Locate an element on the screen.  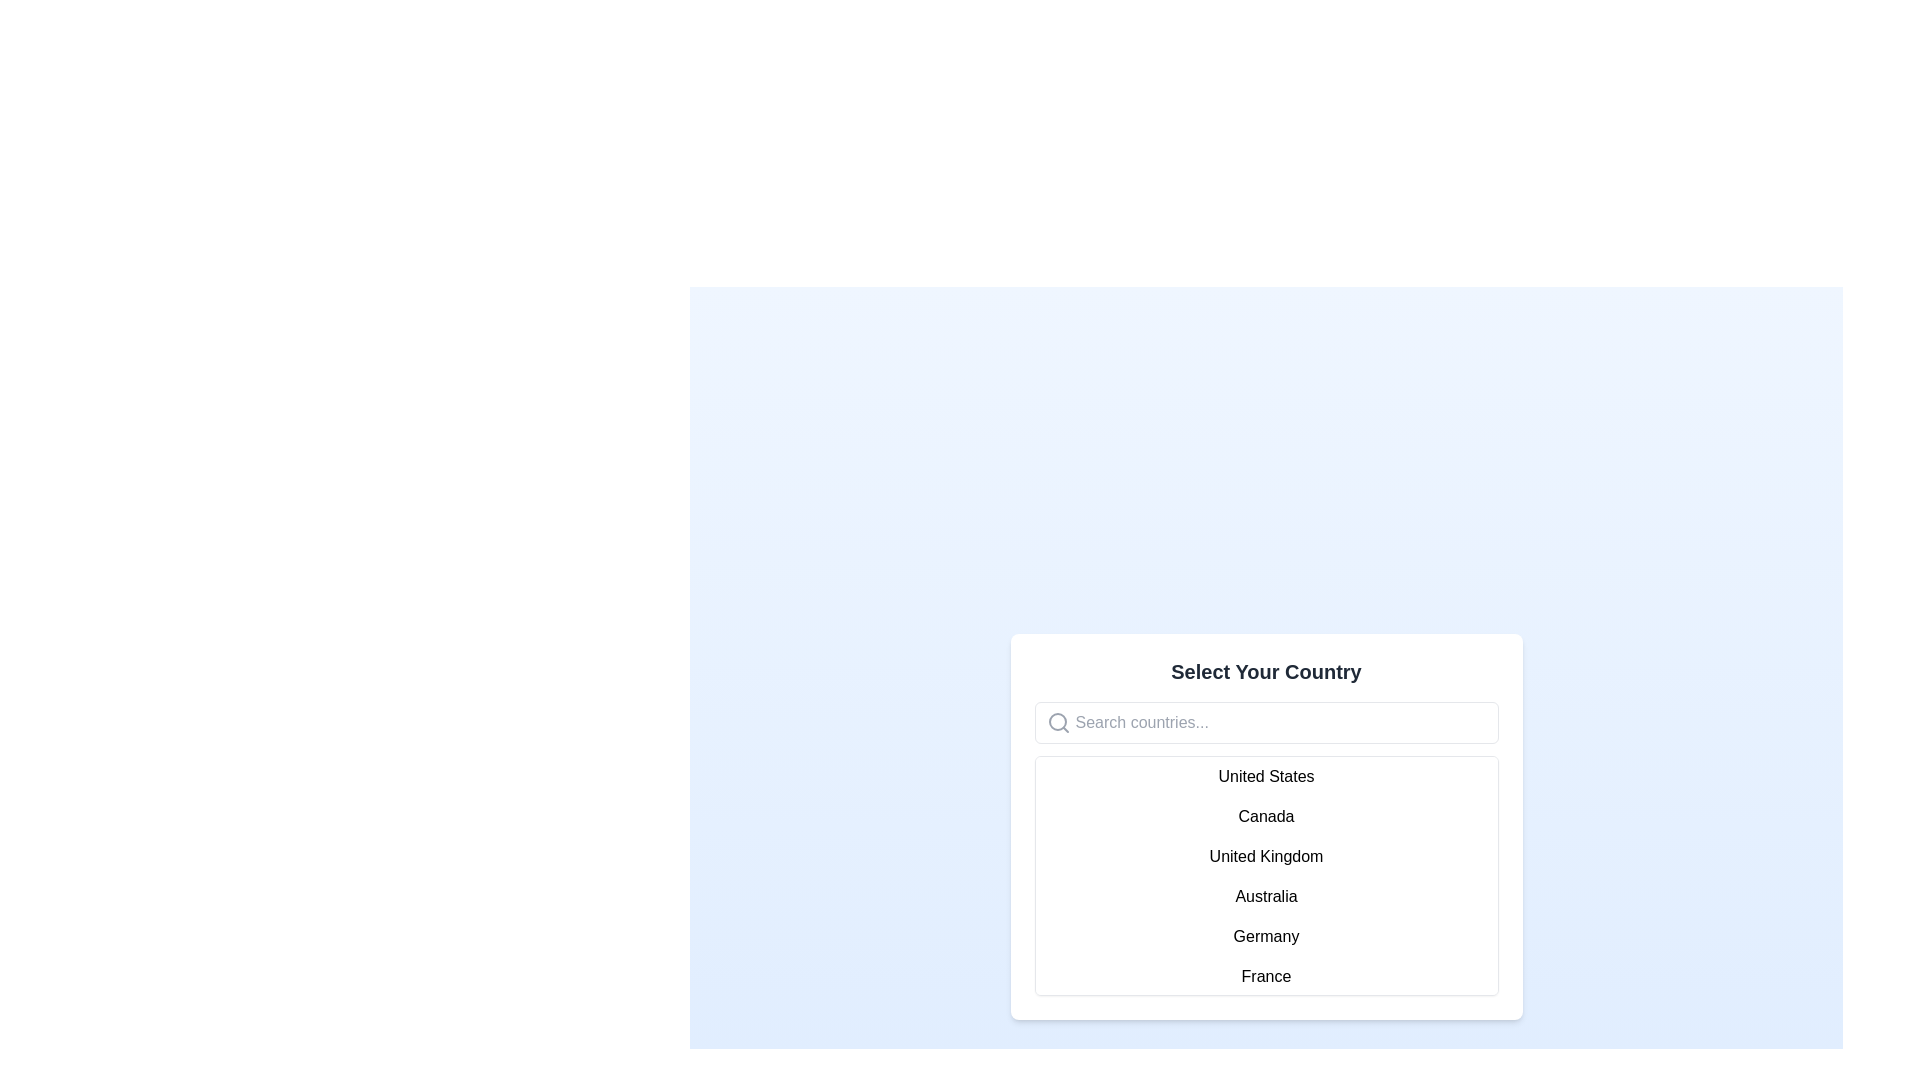
the fifth option in the dropdown list for selecting 'Germany' is located at coordinates (1265, 937).